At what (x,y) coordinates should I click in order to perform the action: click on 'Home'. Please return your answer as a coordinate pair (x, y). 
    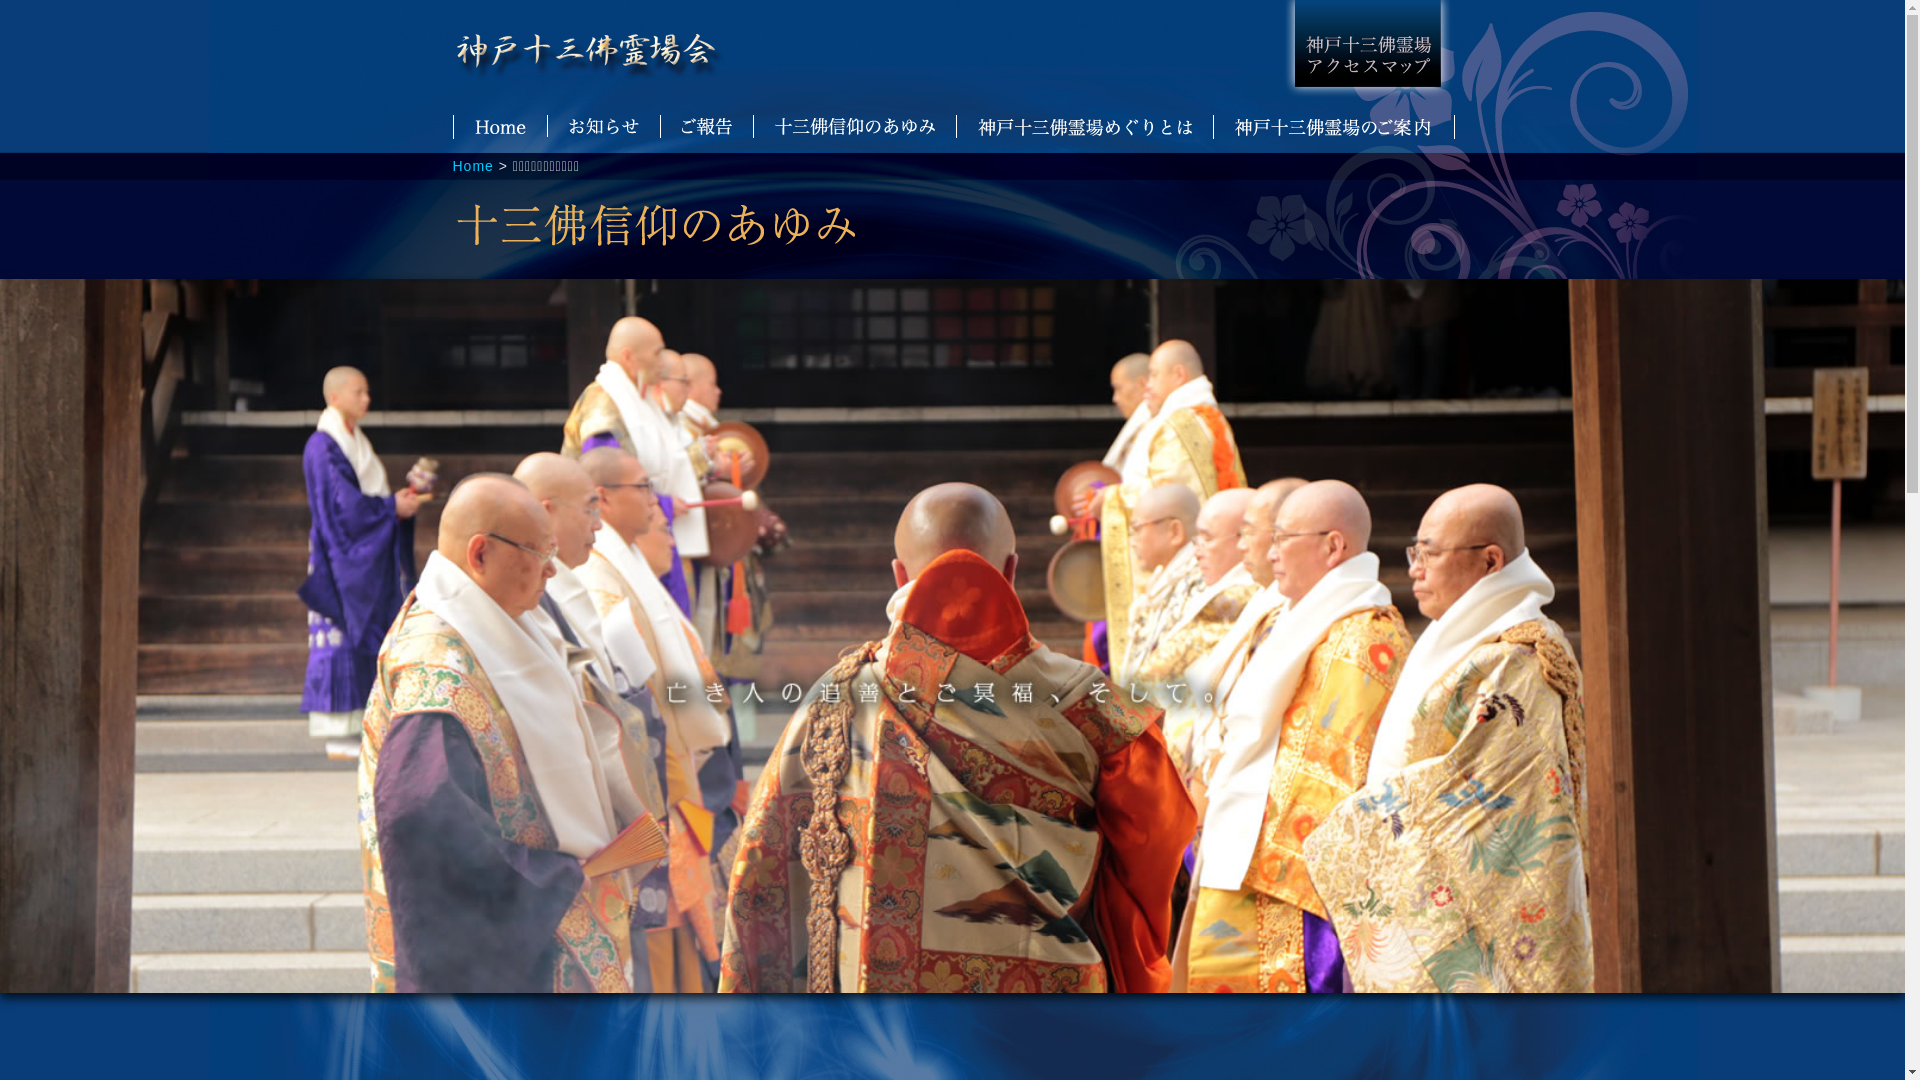
    Looking at the image, I should click on (471, 164).